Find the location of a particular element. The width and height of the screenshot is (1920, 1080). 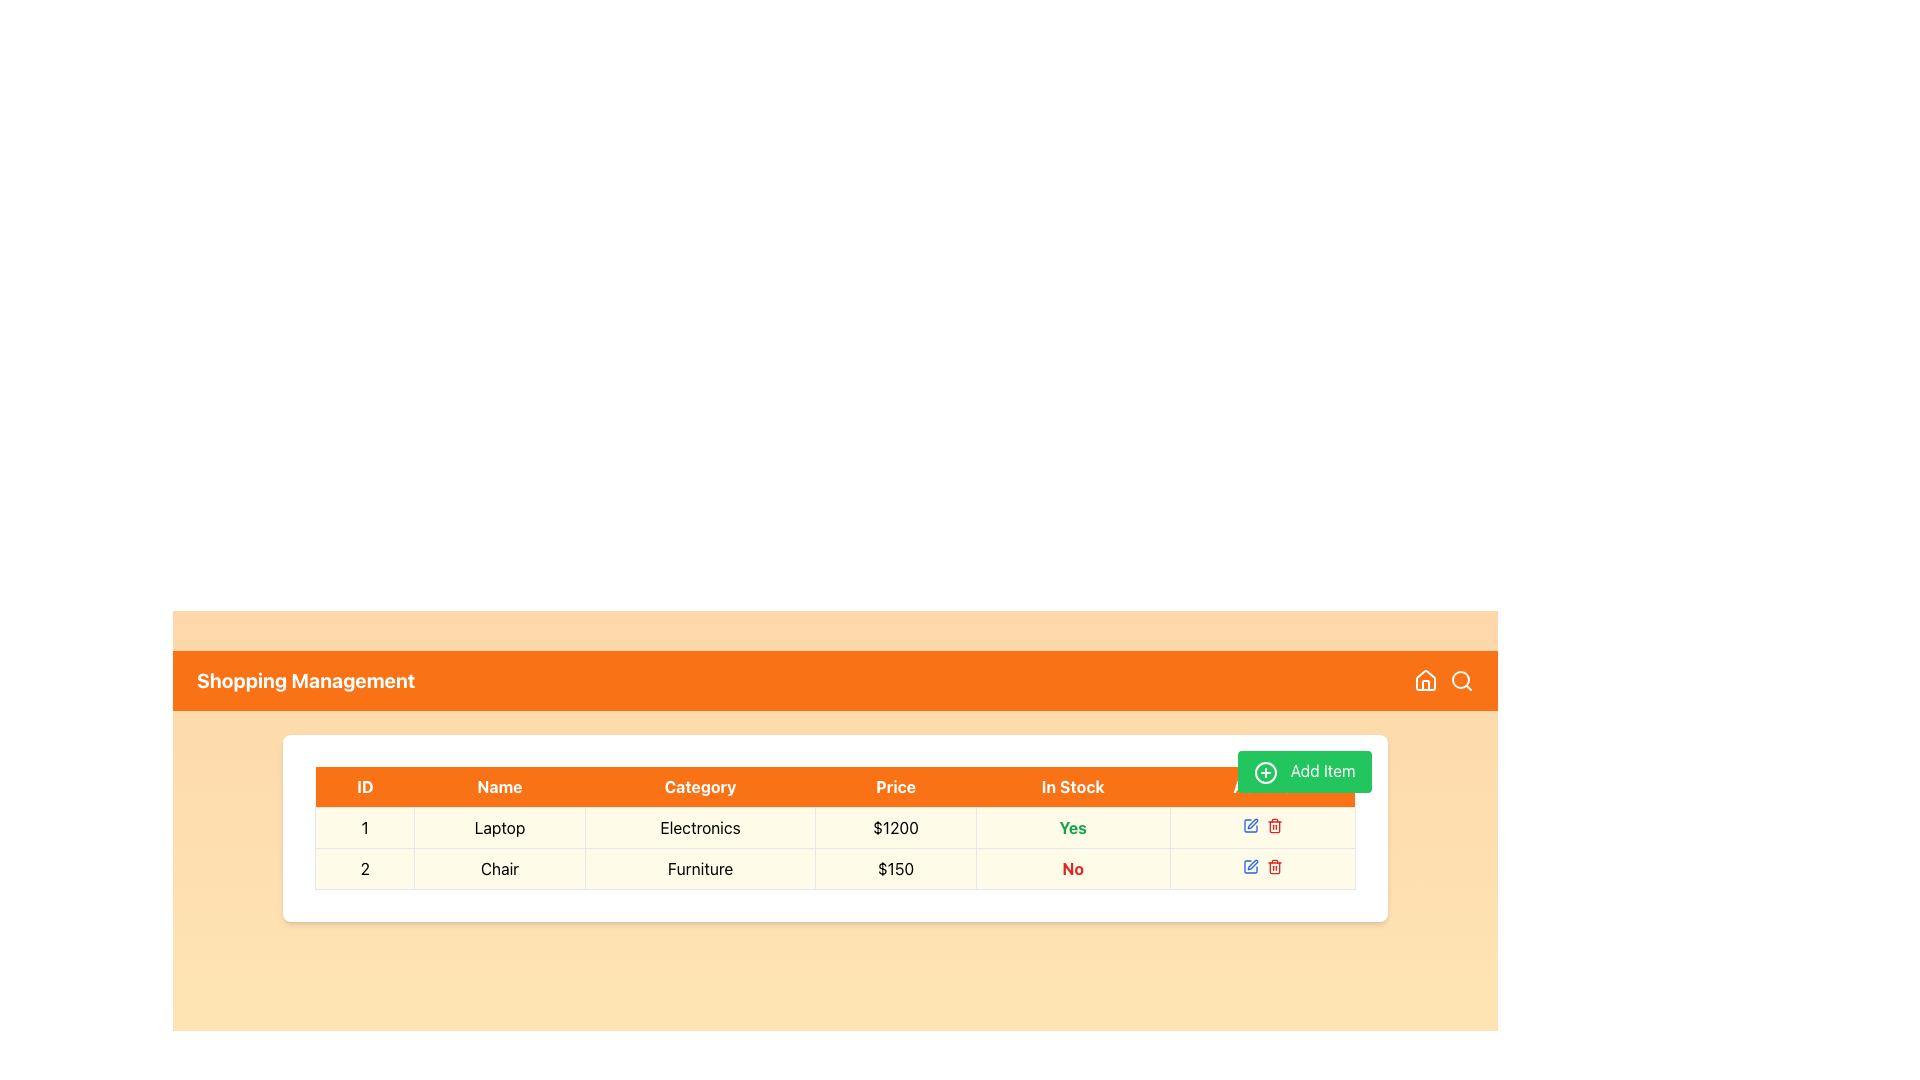

text 'Furniture' displayed in the third column of the second row in the table, which is located under the 'Category' column and adjacent to the 'Chair' entry is located at coordinates (700, 867).